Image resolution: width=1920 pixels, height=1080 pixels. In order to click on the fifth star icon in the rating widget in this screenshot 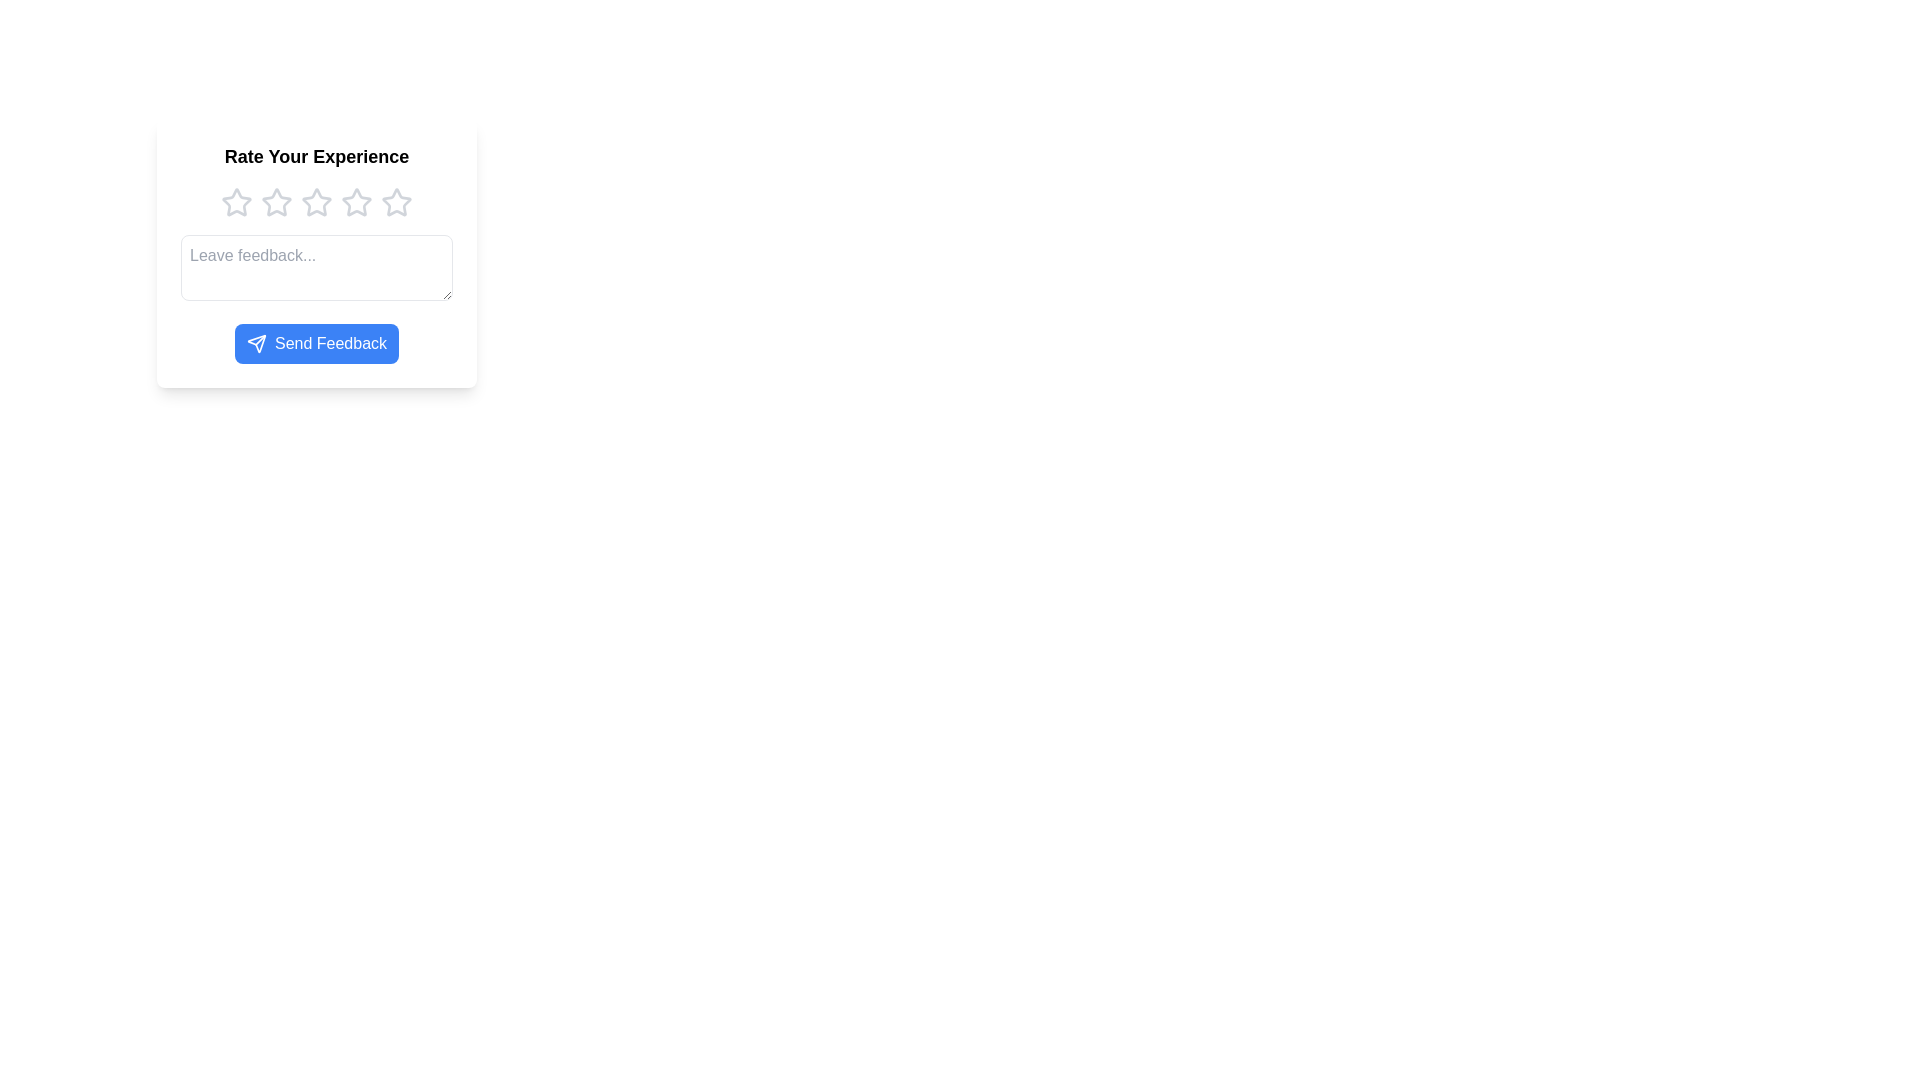, I will do `click(395, 201)`.